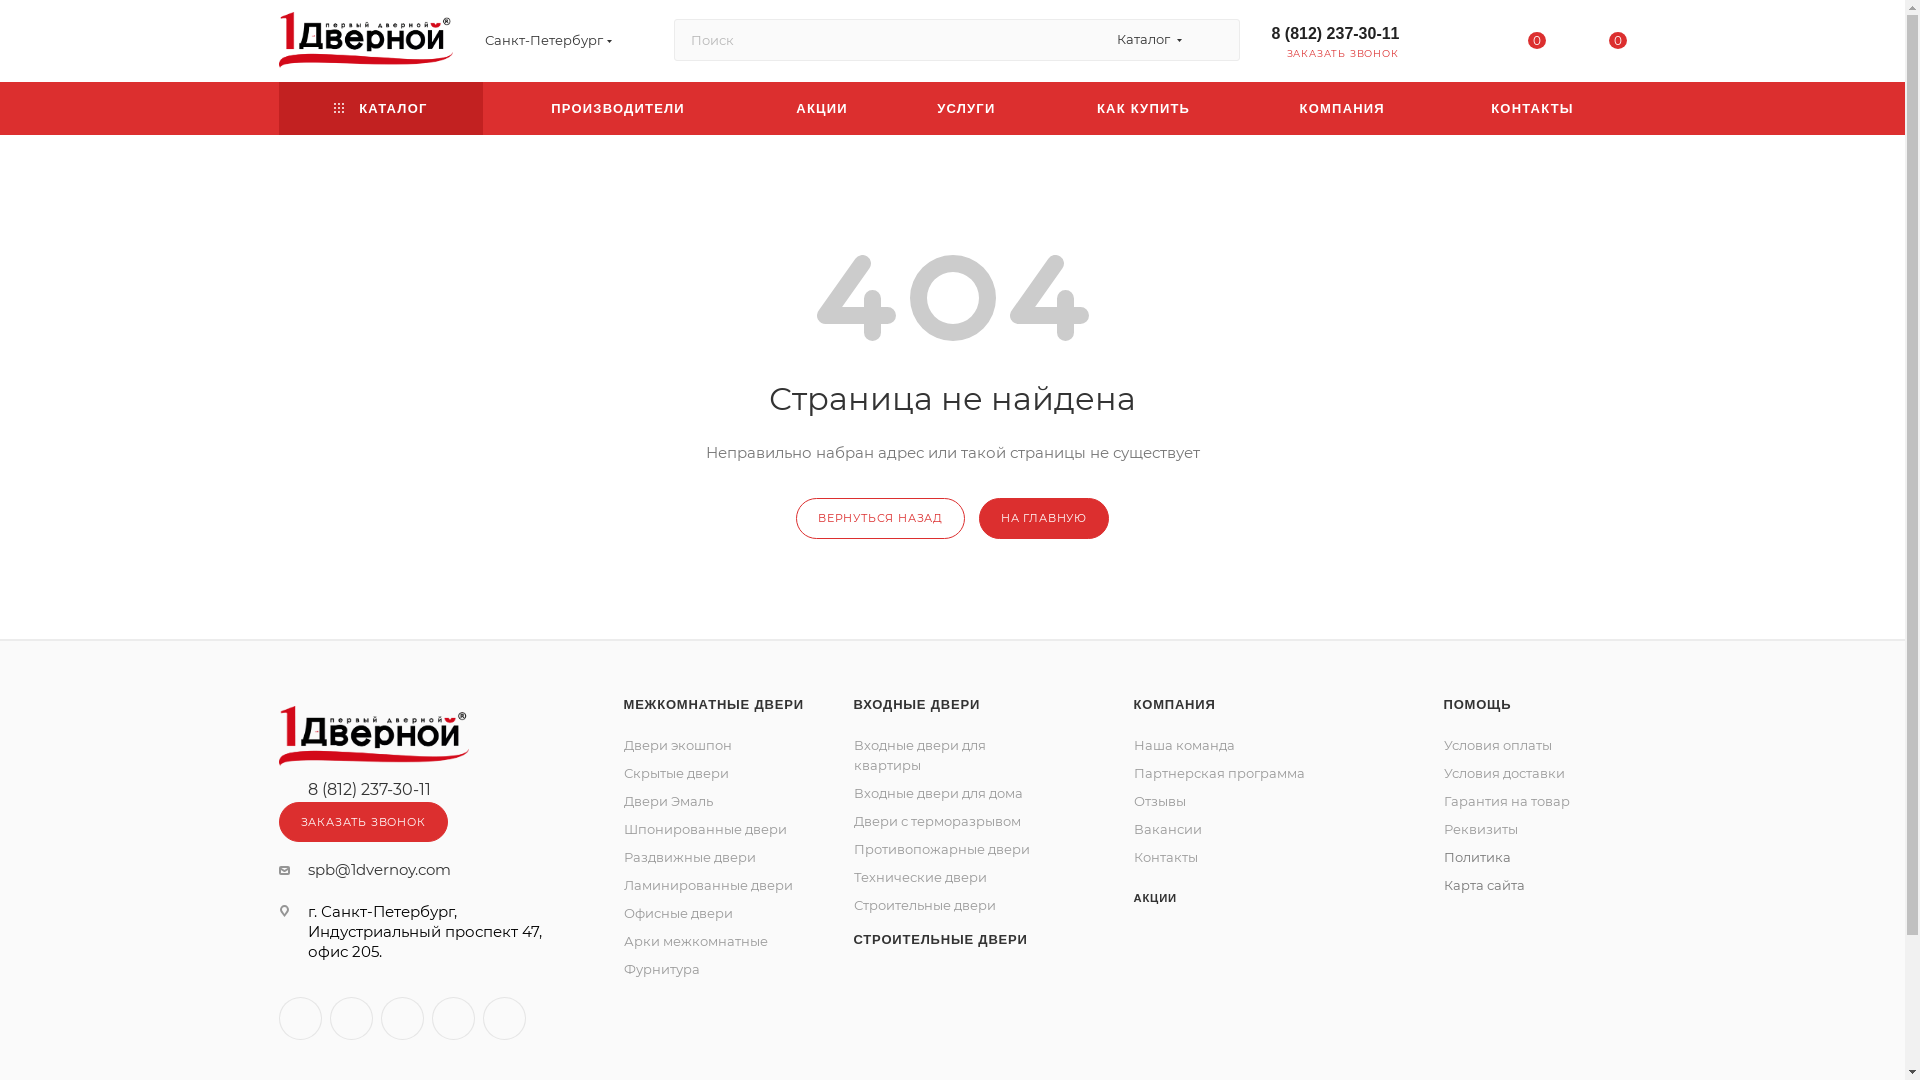 The width and height of the screenshot is (1920, 1080). Describe the element at coordinates (379, 869) in the screenshot. I see `'spb@1dvernoy.com'` at that location.